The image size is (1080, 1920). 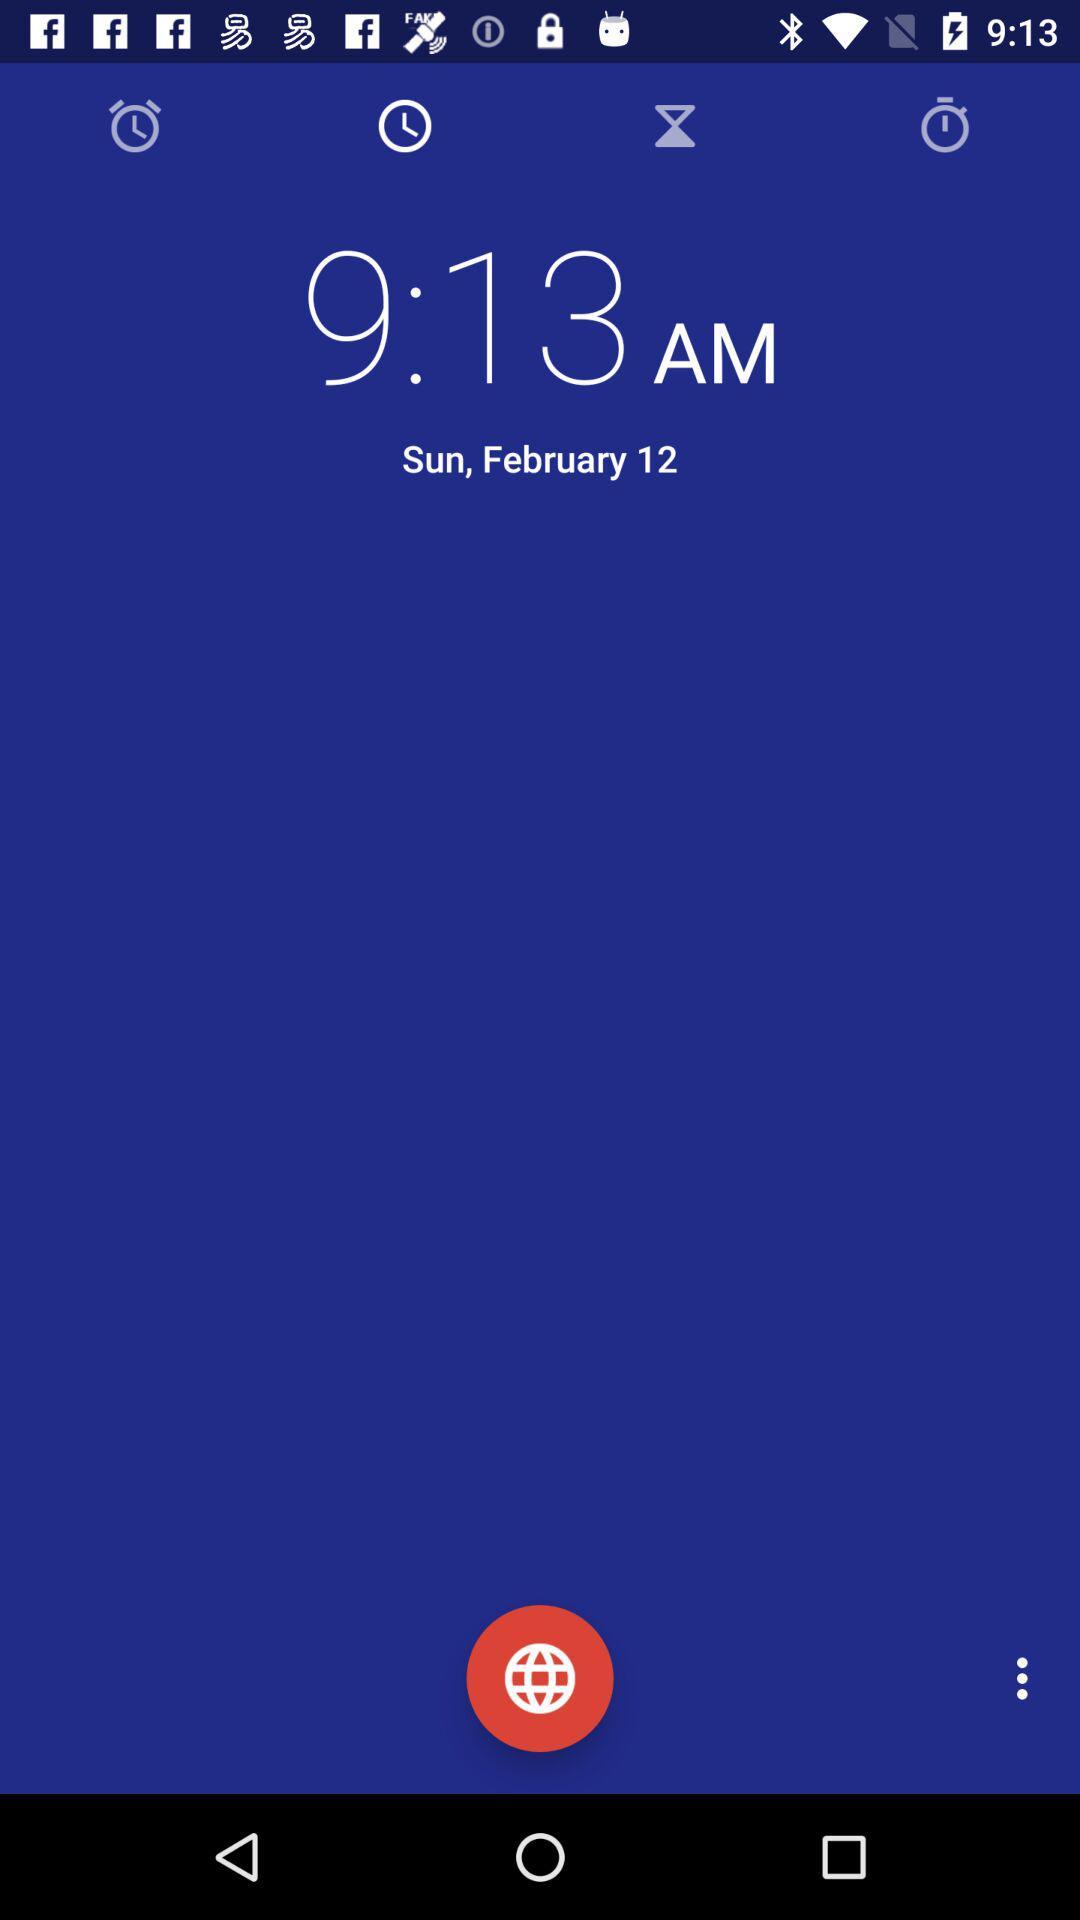 What do you see at coordinates (540, 457) in the screenshot?
I see `sun, february 12 item` at bounding box center [540, 457].